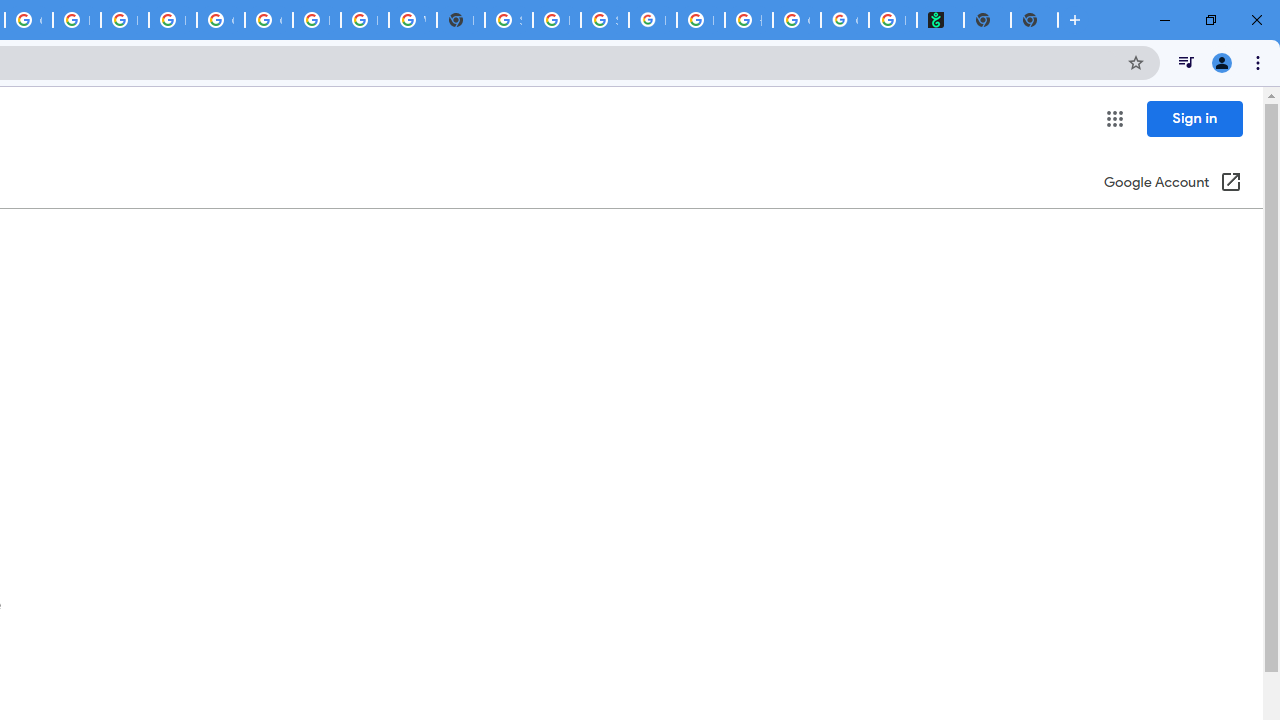  What do you see at coordinates (1185, 61) in the screenshot?
I see `'Control your music, videos, and more'` at bounding box center [1185, 61].